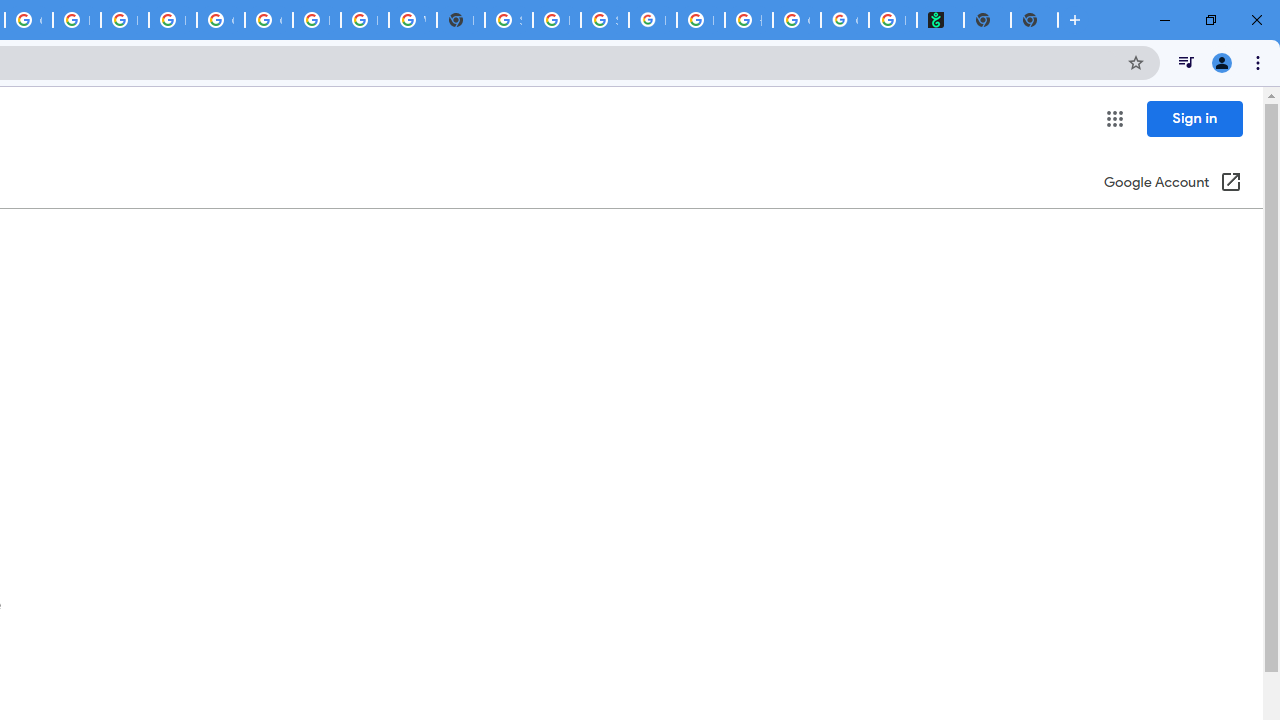  What do you see at coordinates (1185, 61) in the screenshot?
I see `'Control your music, videos, and more'` at bounding box center [1185, 61].